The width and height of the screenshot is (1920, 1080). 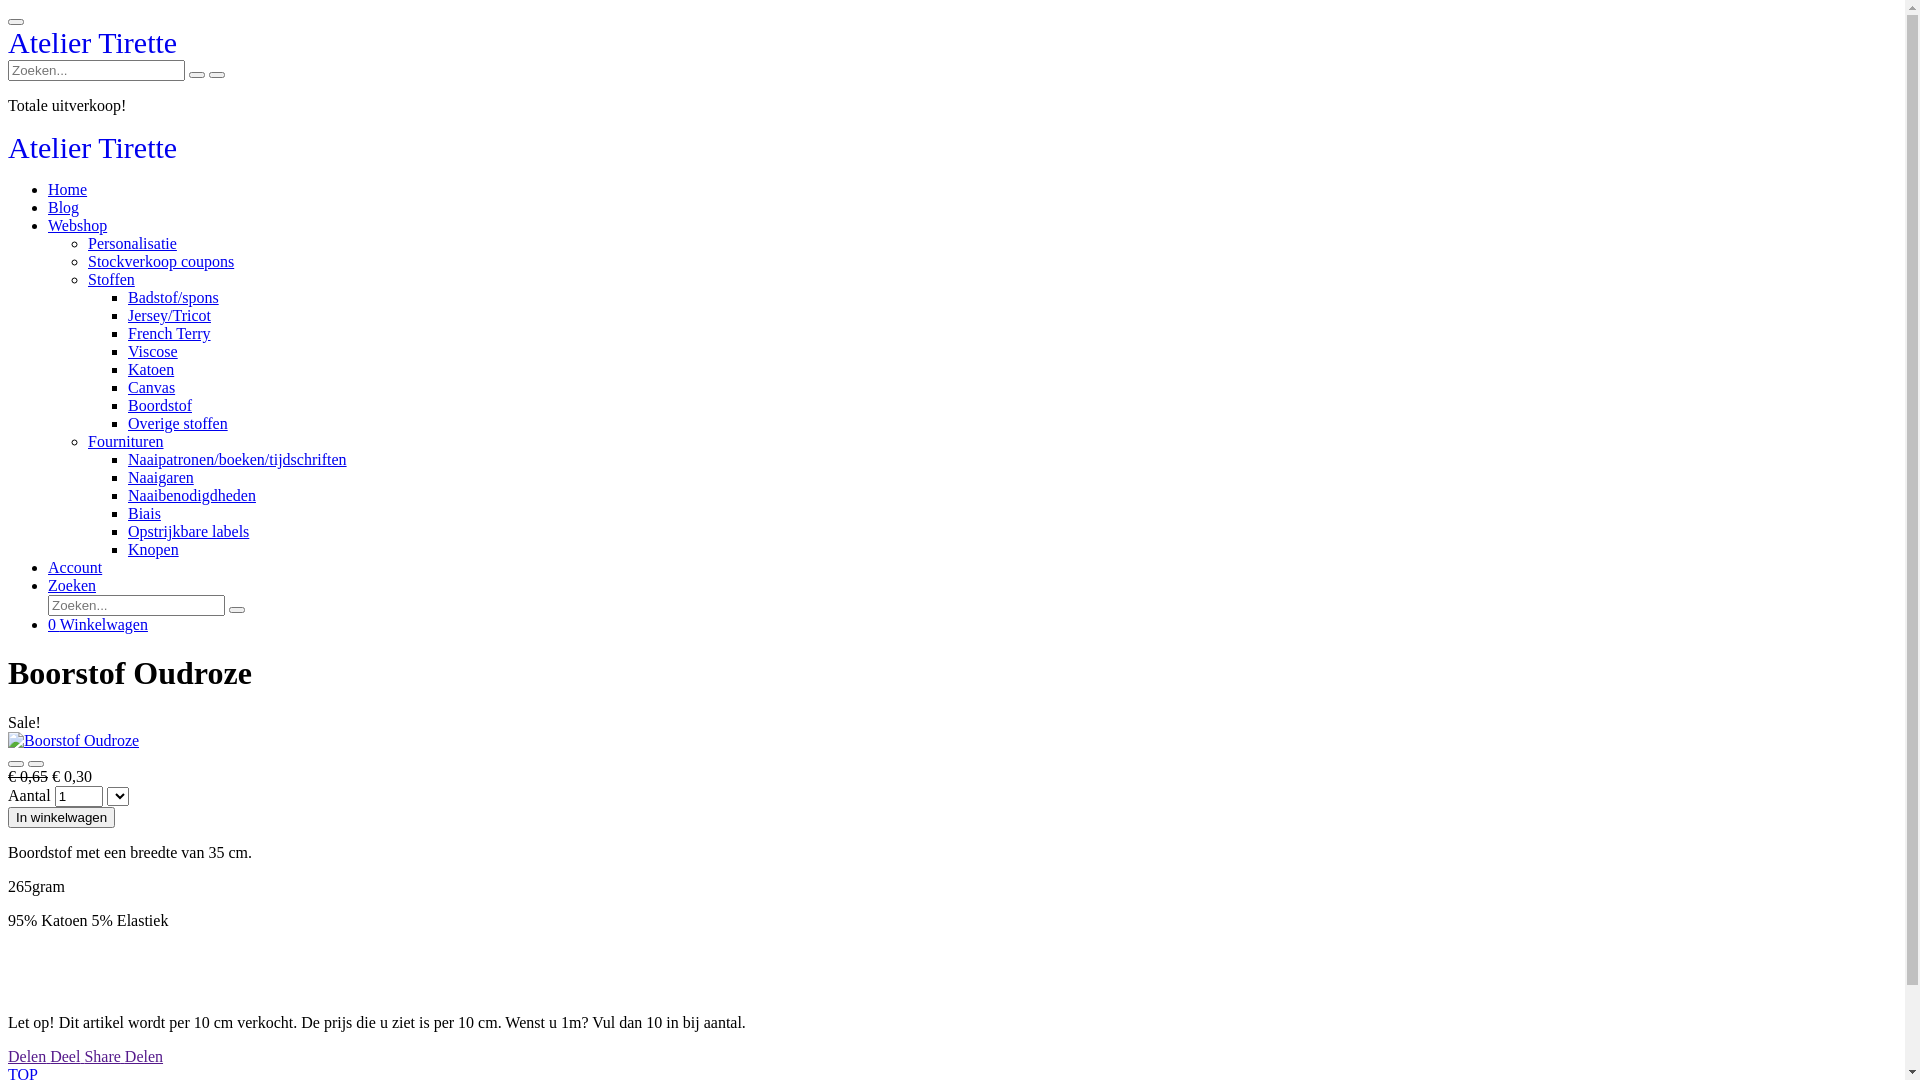 What do you see at coordinates (192, 495) in the screenshot?
I see `'Naaibenodigdheden'` at bounding box center [192, 495].